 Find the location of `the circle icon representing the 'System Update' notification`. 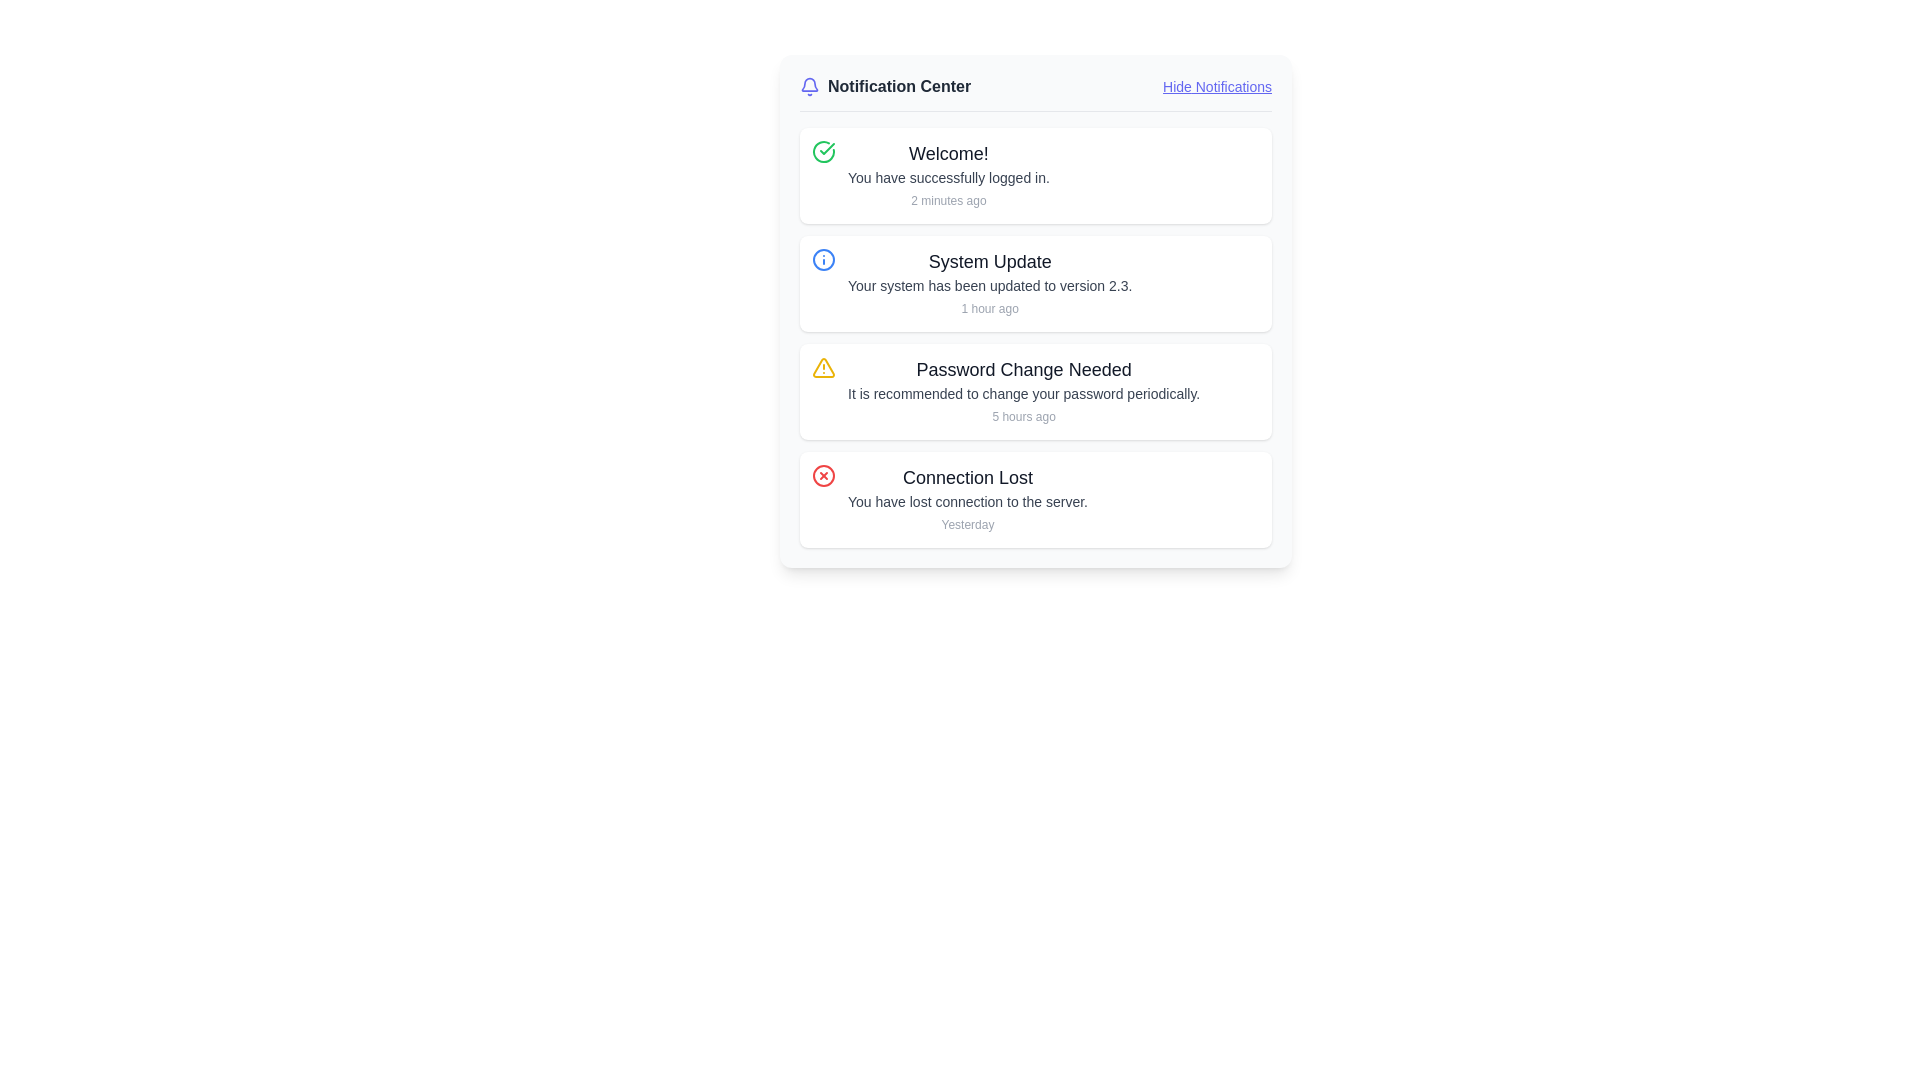

the circle icon representing the 'System Update' notification is located at coordinates (824, 258).